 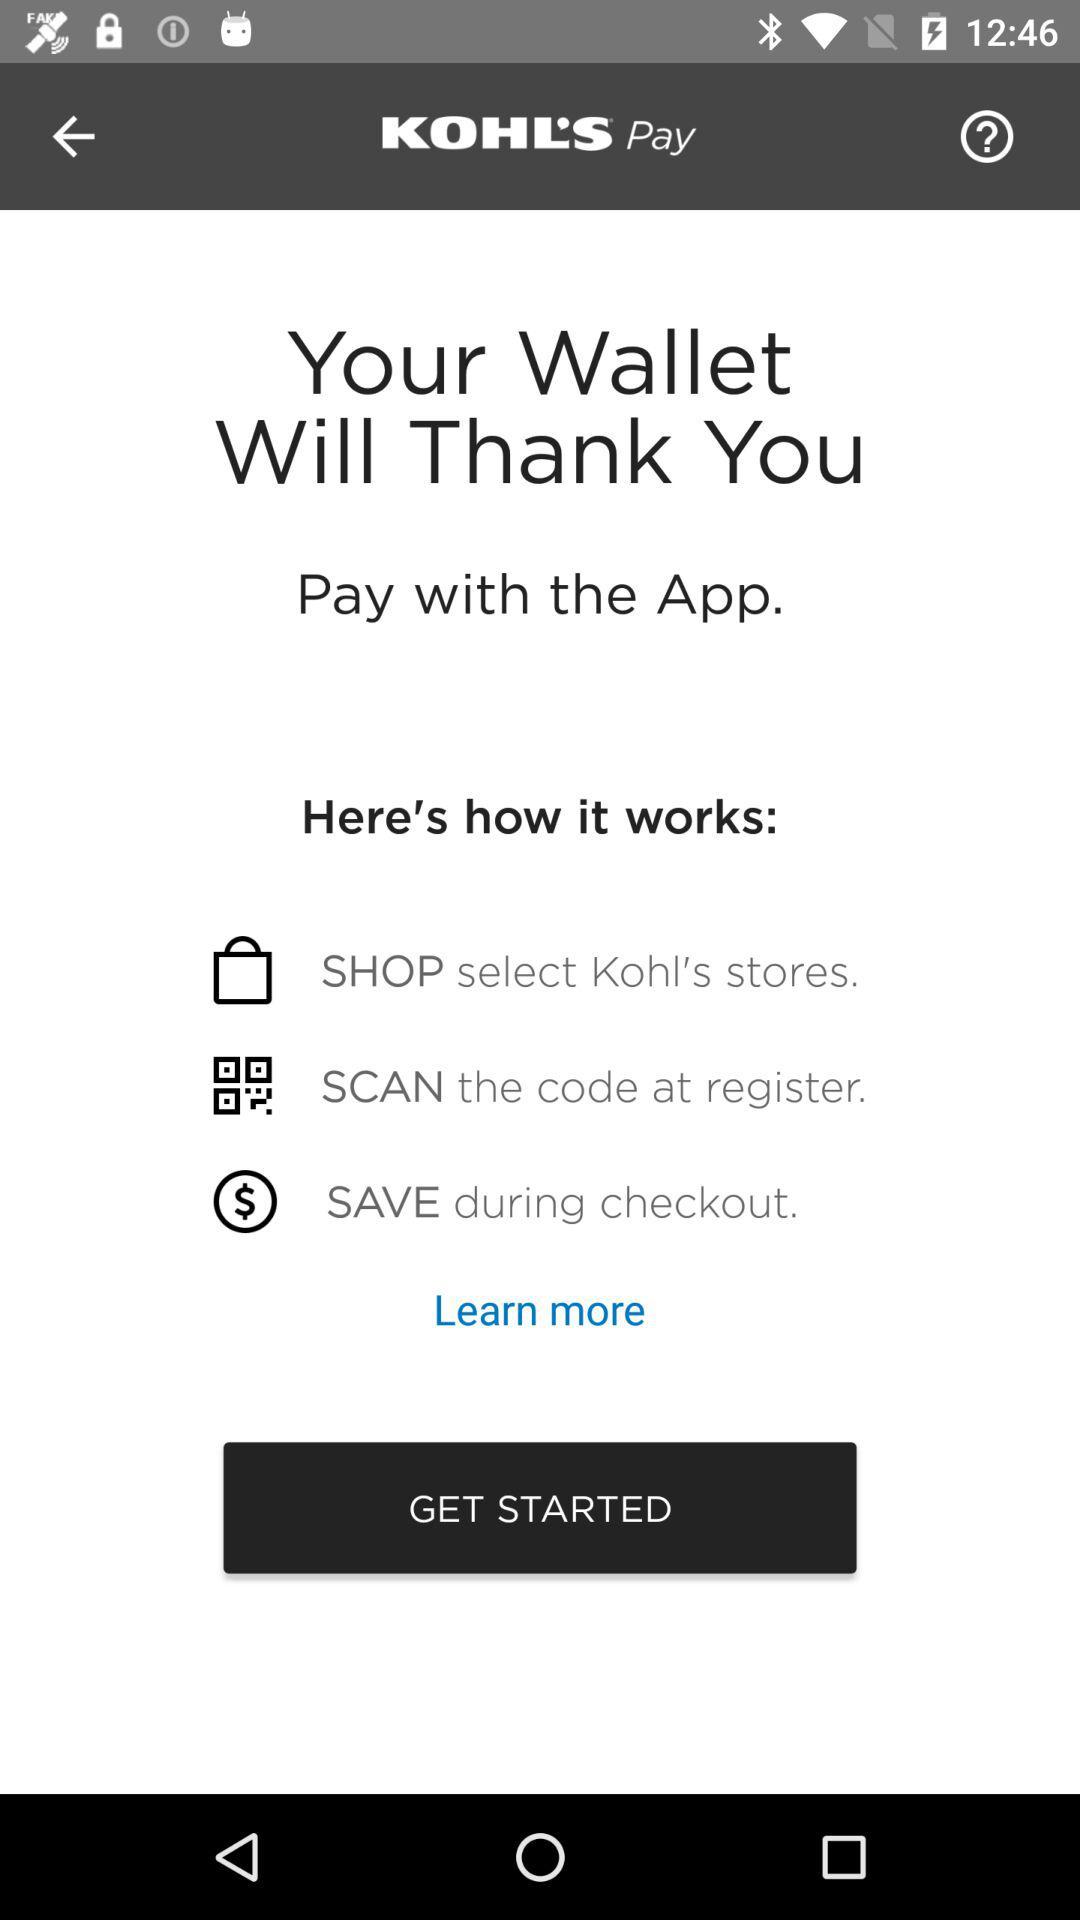 I want to click on the help icon, so click(x=980, y=135).